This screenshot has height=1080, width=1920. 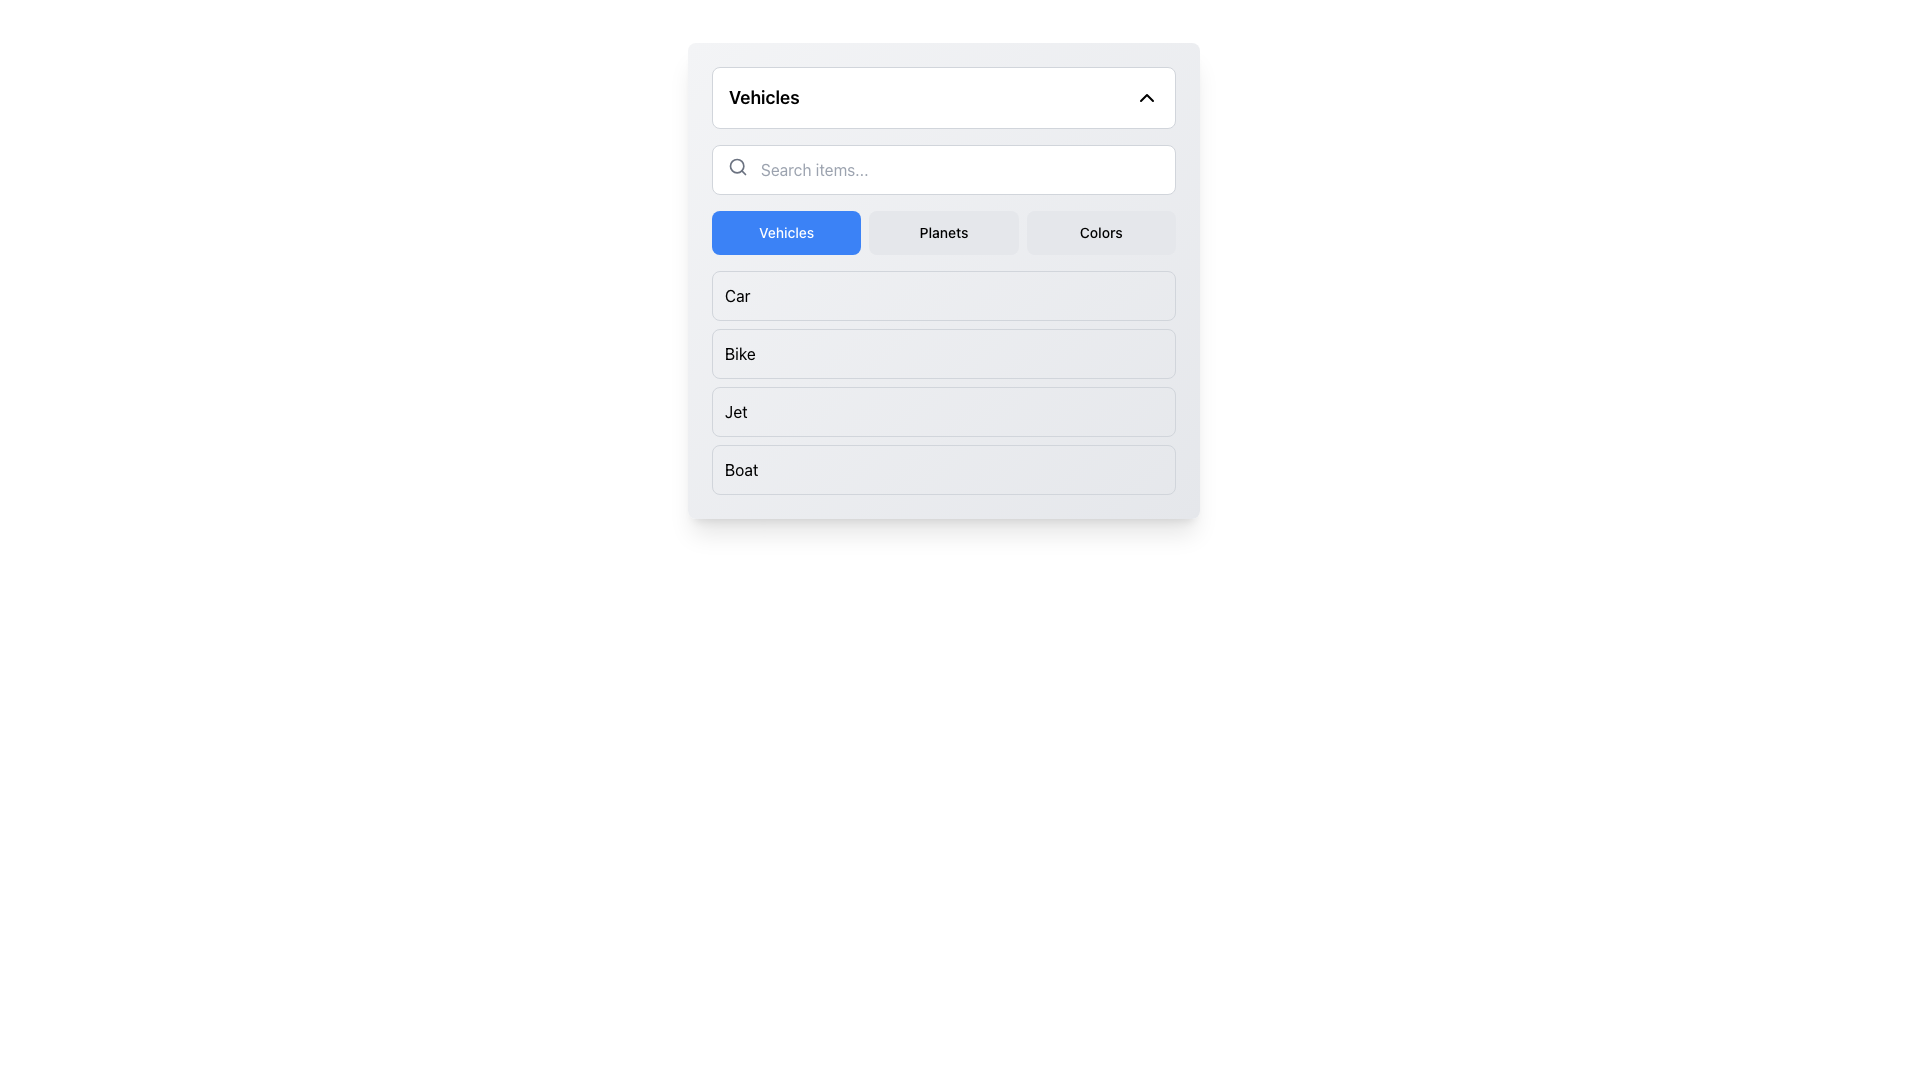 What do you see at coordinates (1147, 97) in the screenshot?
I see `the dropdown indicator icon located at the far-right corner of the 'Vehicles' header` at bounding box center [1147, 97].